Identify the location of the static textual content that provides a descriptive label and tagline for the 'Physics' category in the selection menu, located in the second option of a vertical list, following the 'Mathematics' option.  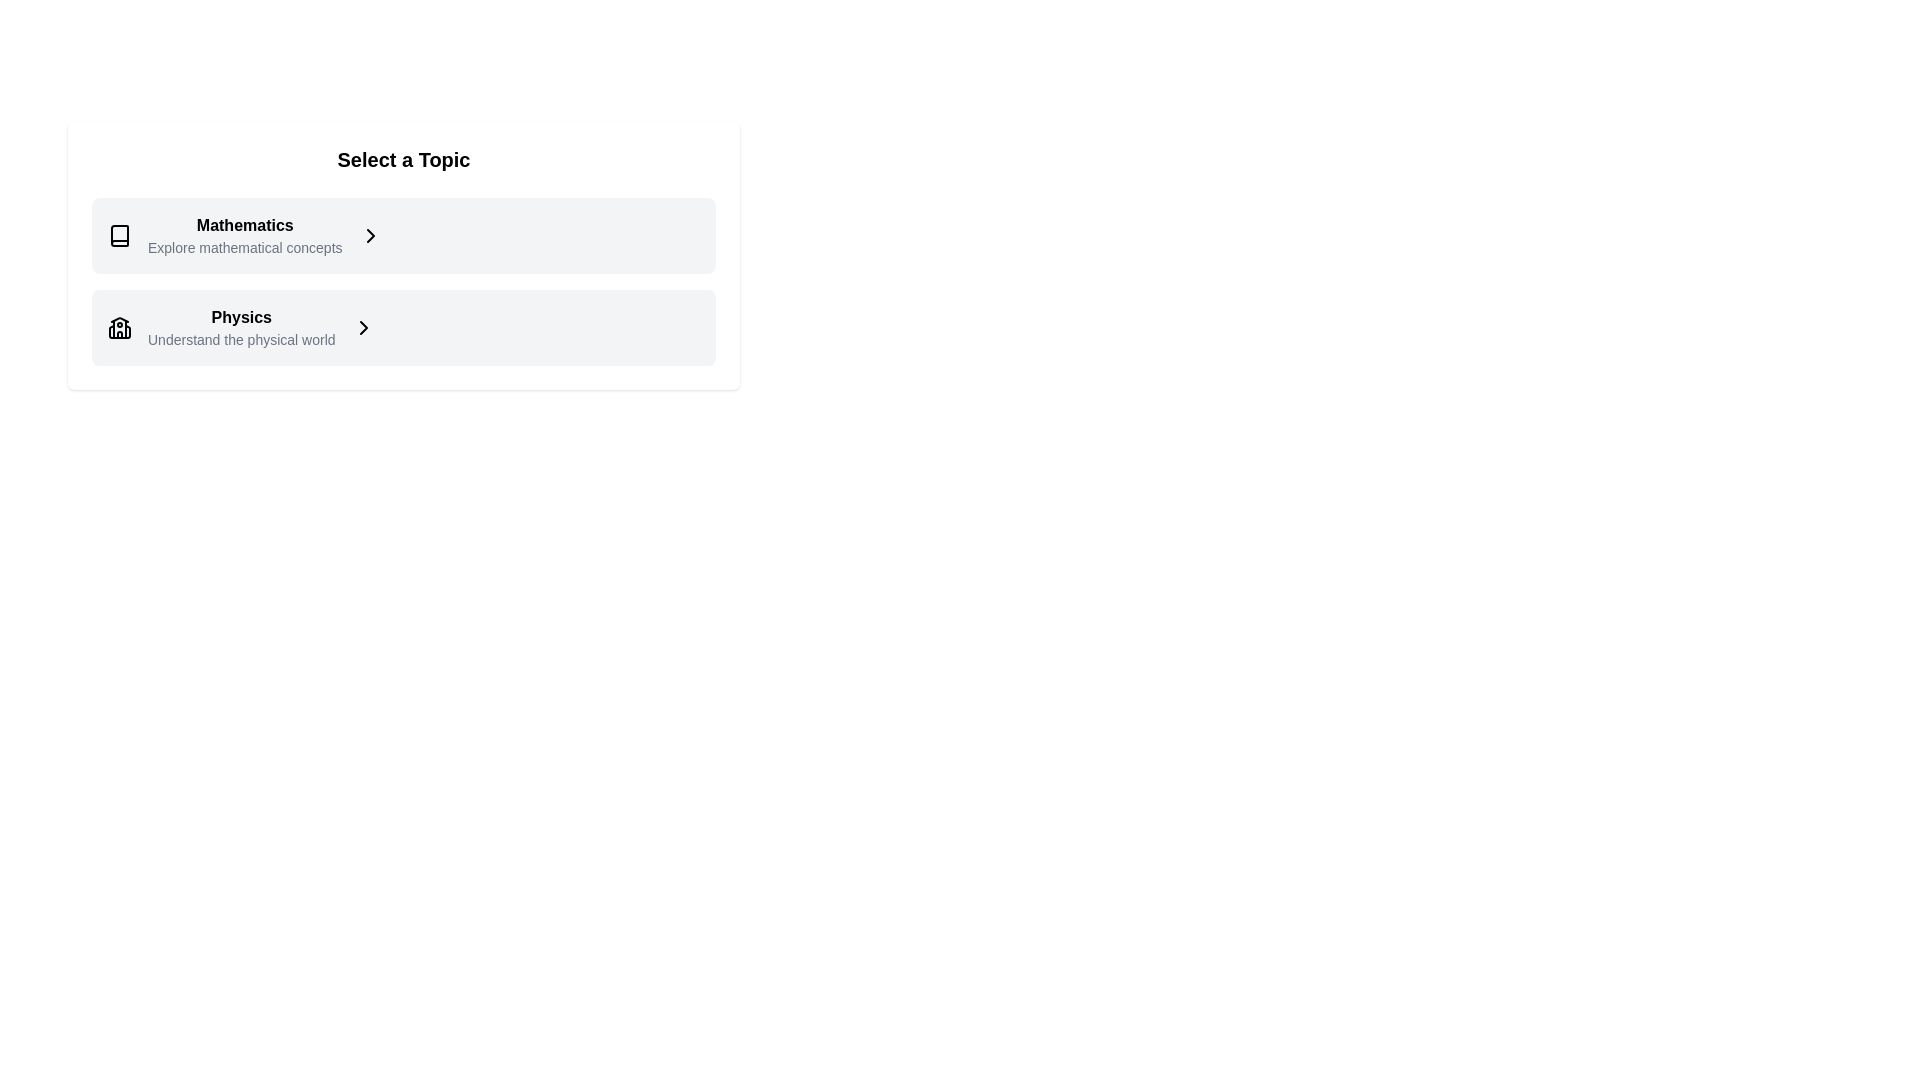
(240, 326).